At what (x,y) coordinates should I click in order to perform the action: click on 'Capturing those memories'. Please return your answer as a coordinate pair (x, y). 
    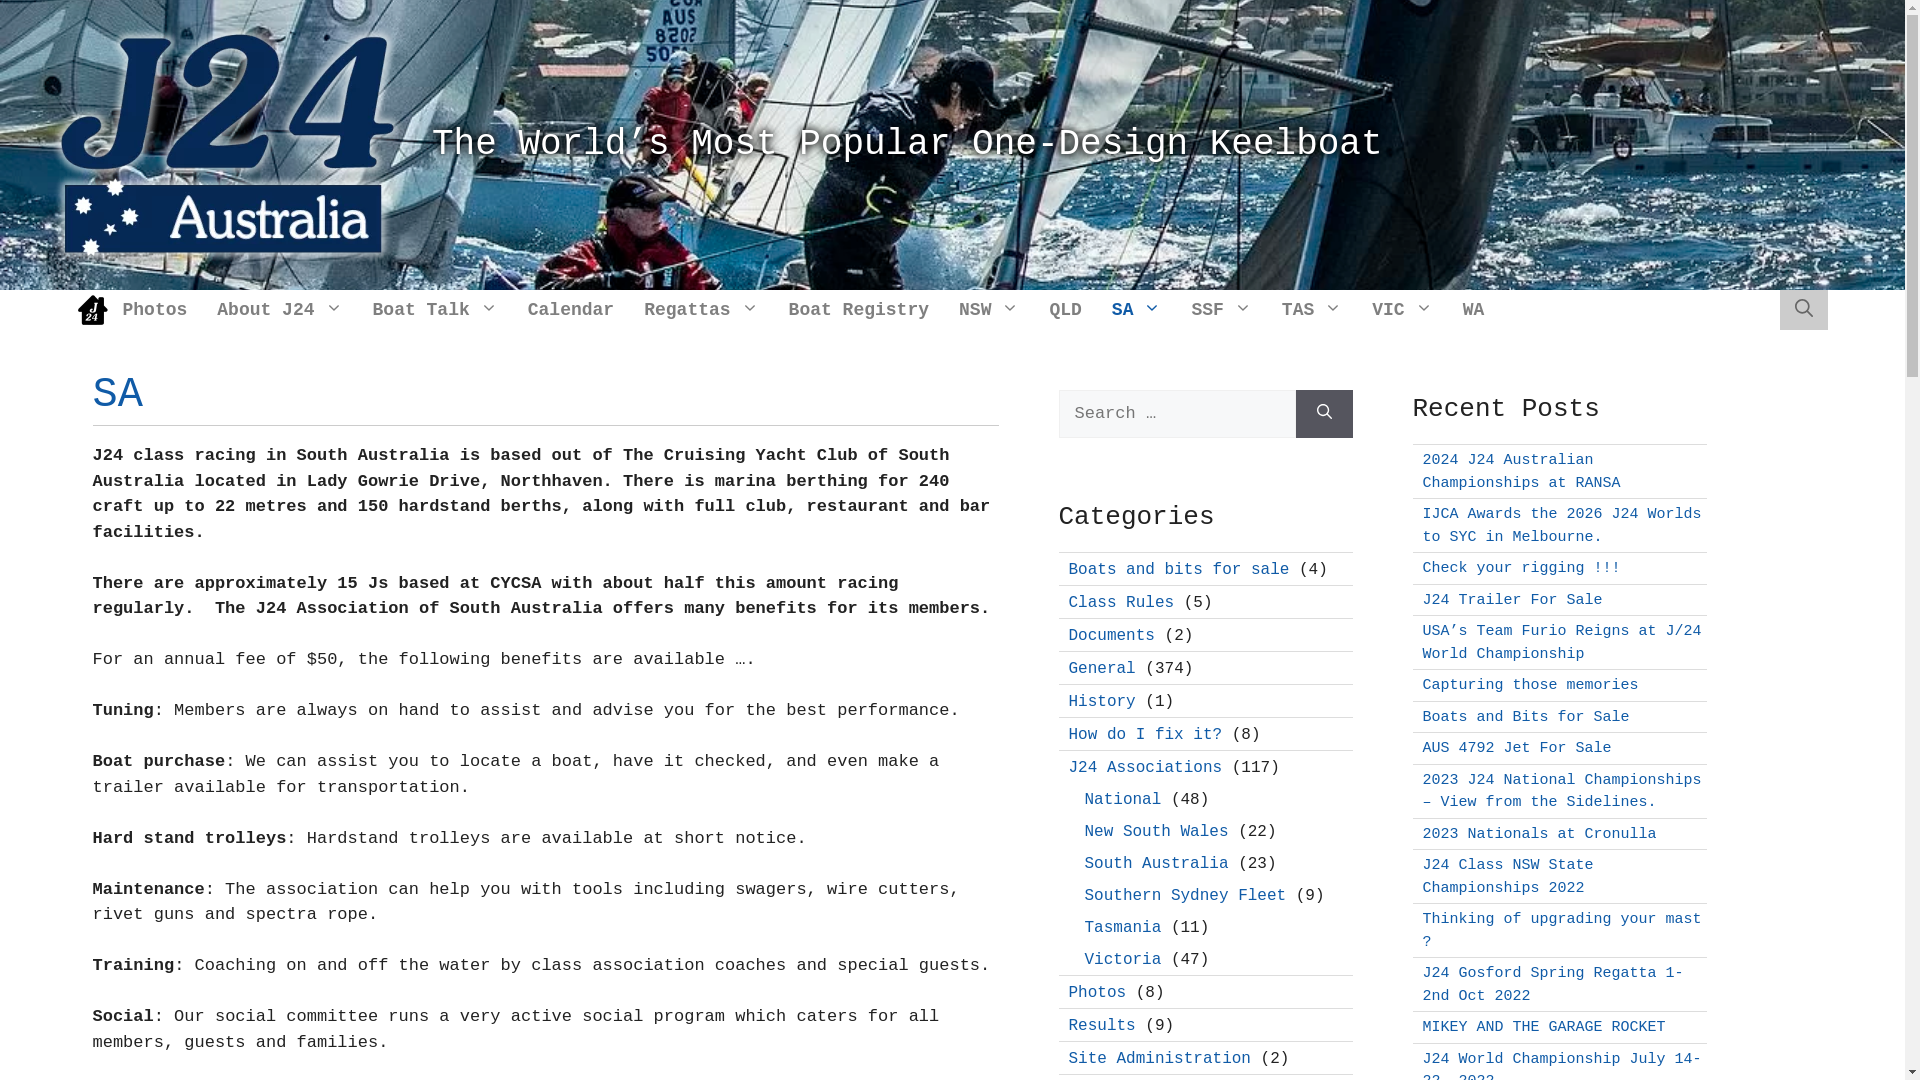
    Looking at the image, I should click on (1529, 684).